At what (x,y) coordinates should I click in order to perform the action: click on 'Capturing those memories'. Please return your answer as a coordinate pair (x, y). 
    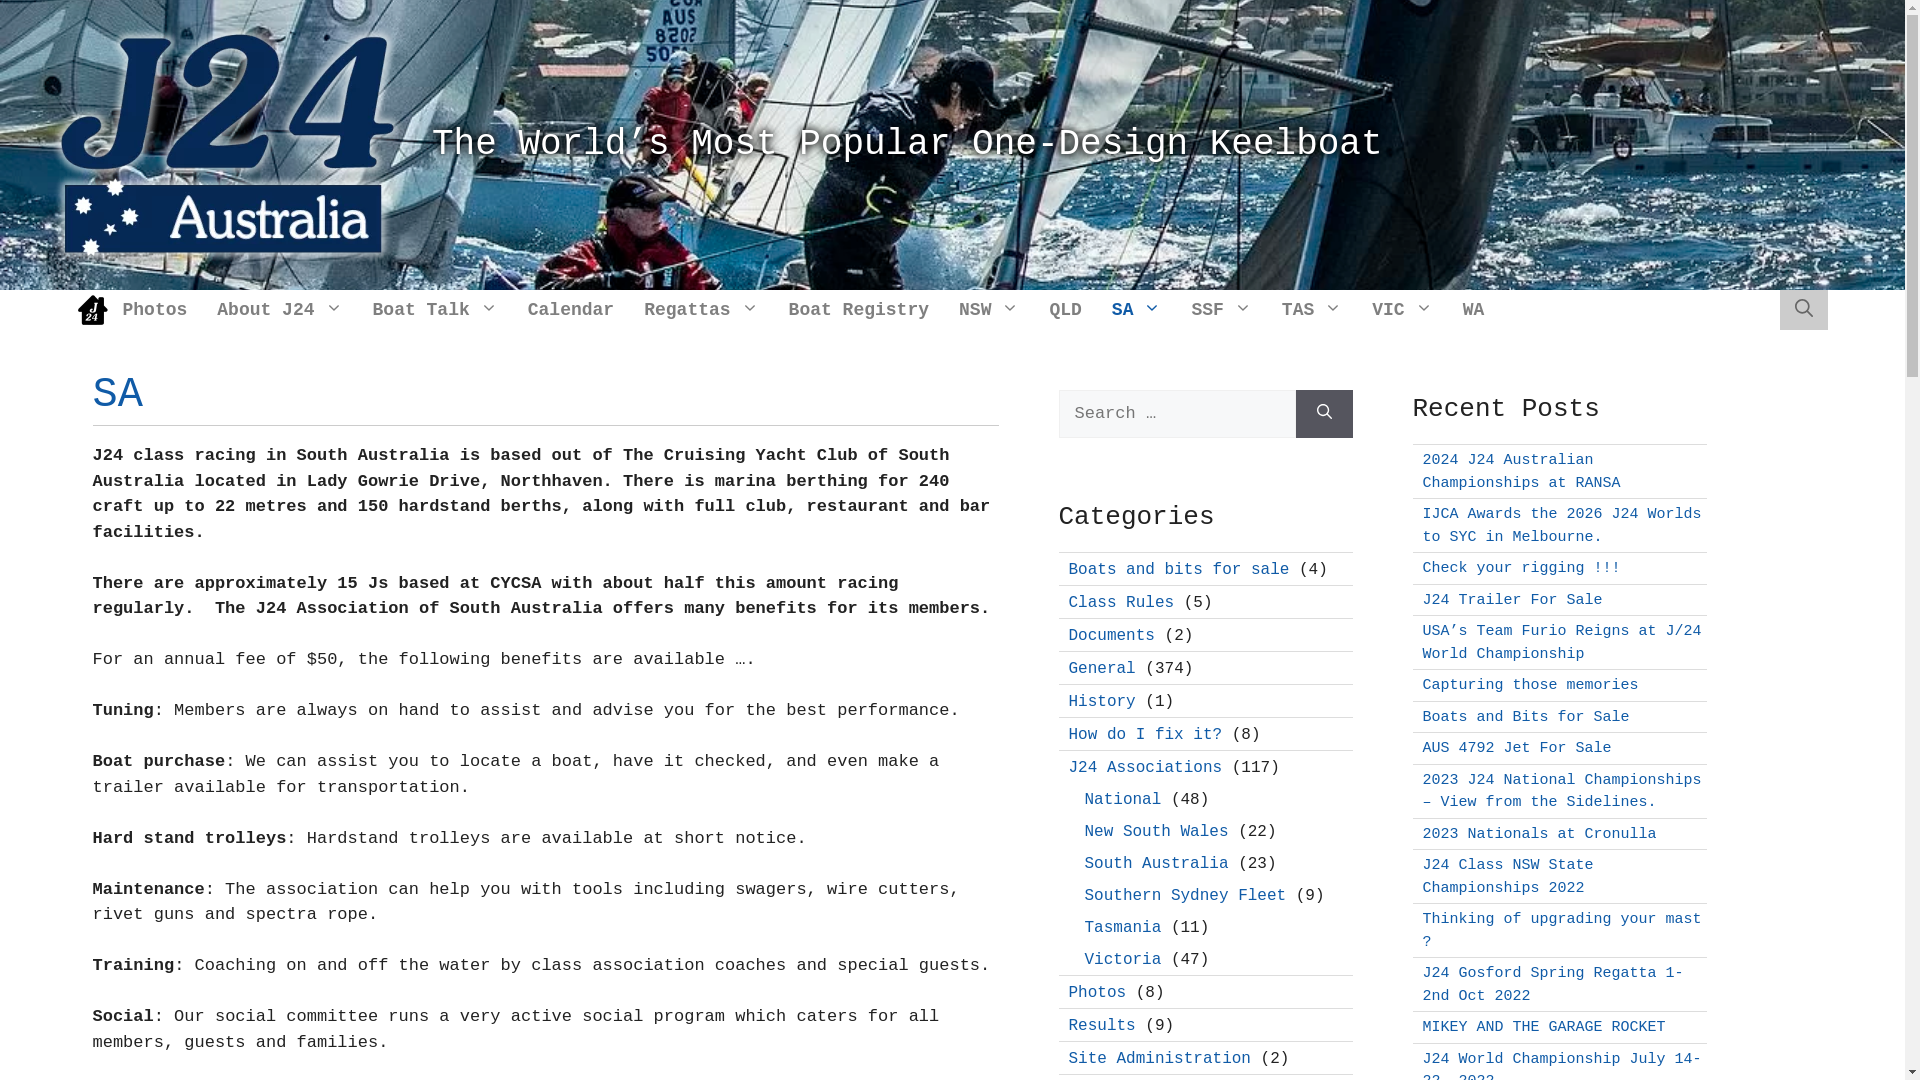
    Looking at the image, I should click on (1529, 684).